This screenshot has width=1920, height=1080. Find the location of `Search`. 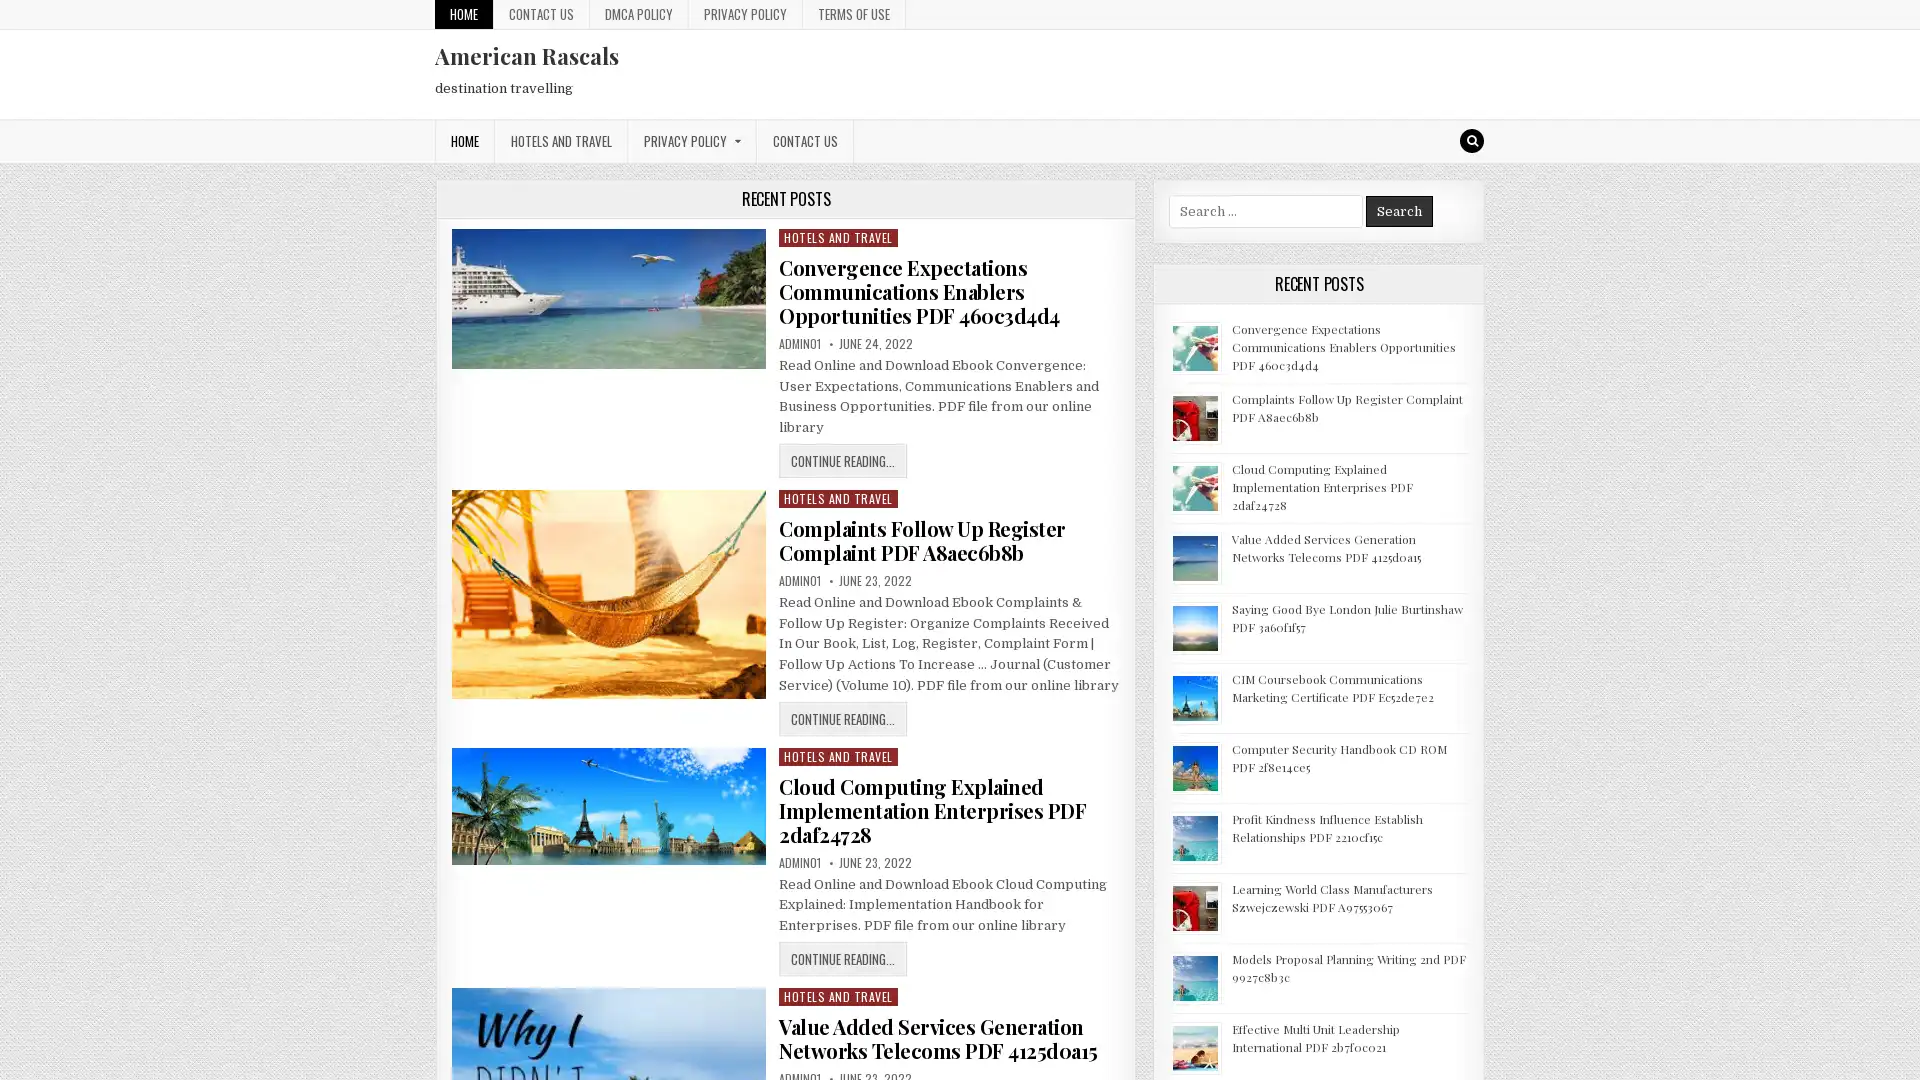

Search is located at coordinates (1398, 211).